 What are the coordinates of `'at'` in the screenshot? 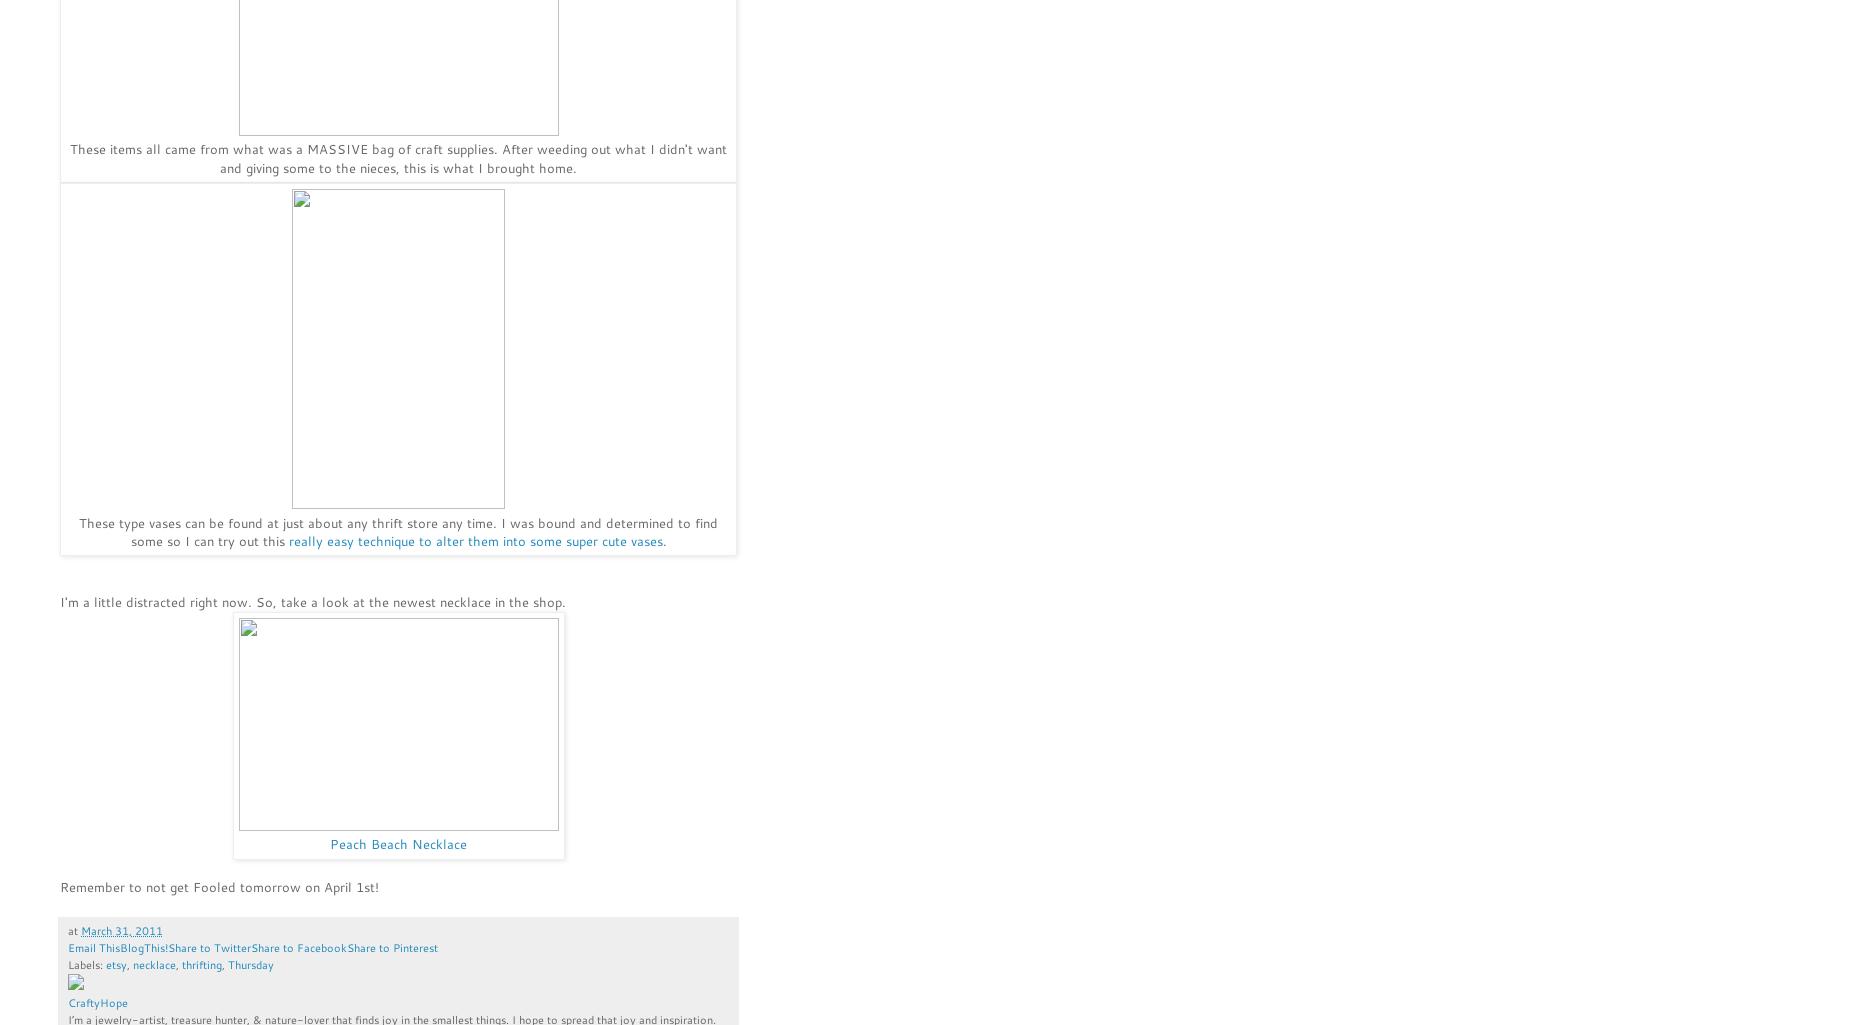 It's located at (73, 928).